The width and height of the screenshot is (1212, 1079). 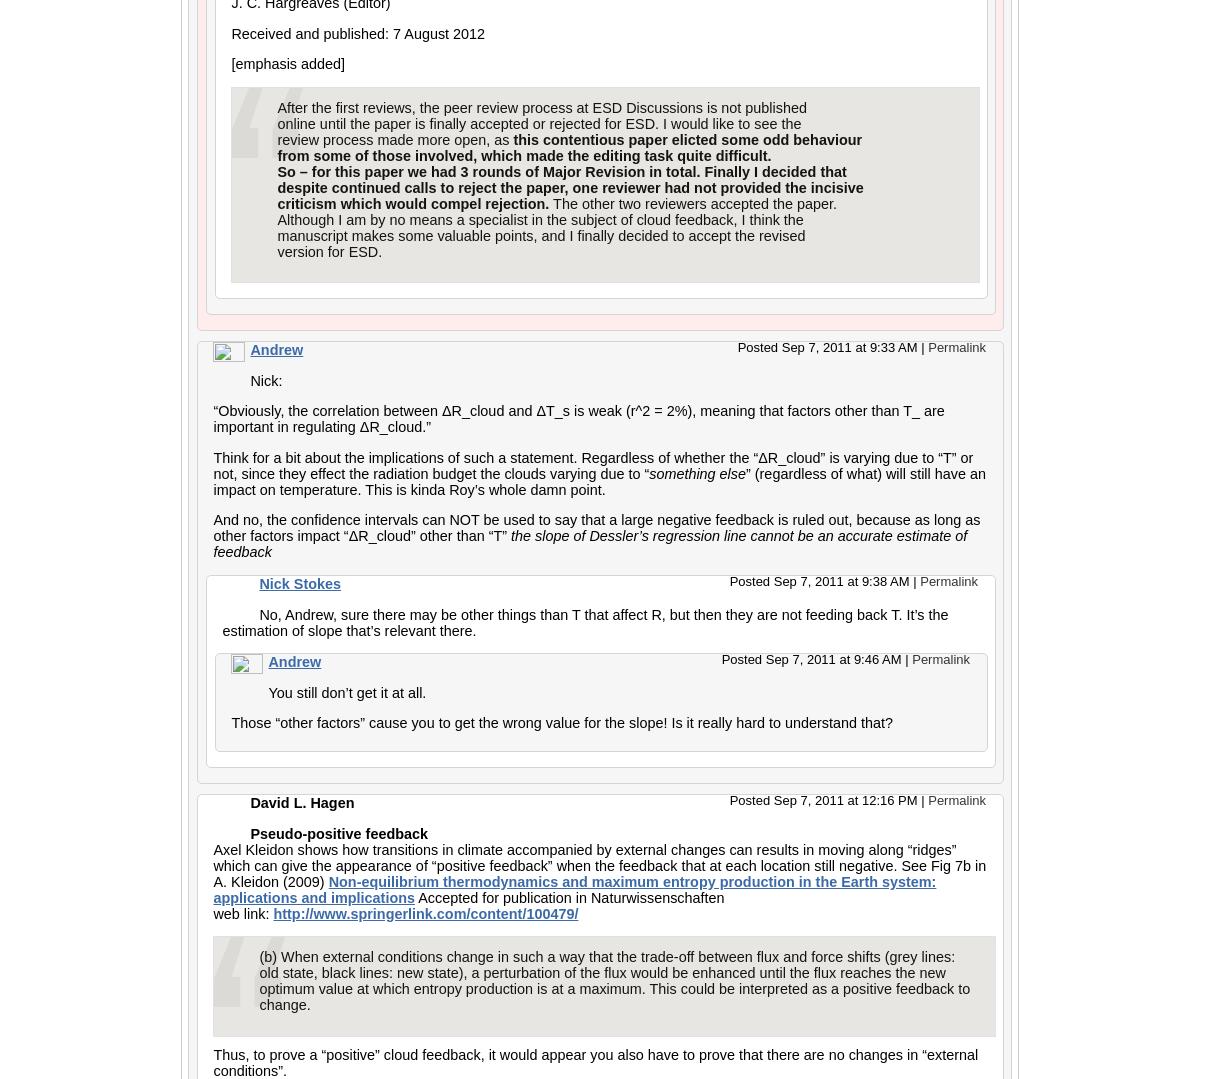 I want to click on 'Think for a bit about the implications of such a statement. Regardless of whether the “ΔR_cloud” is varying due to “T” or not, since they effect the radiation budget the clouds varying due to “', so click(x=211, y=464).